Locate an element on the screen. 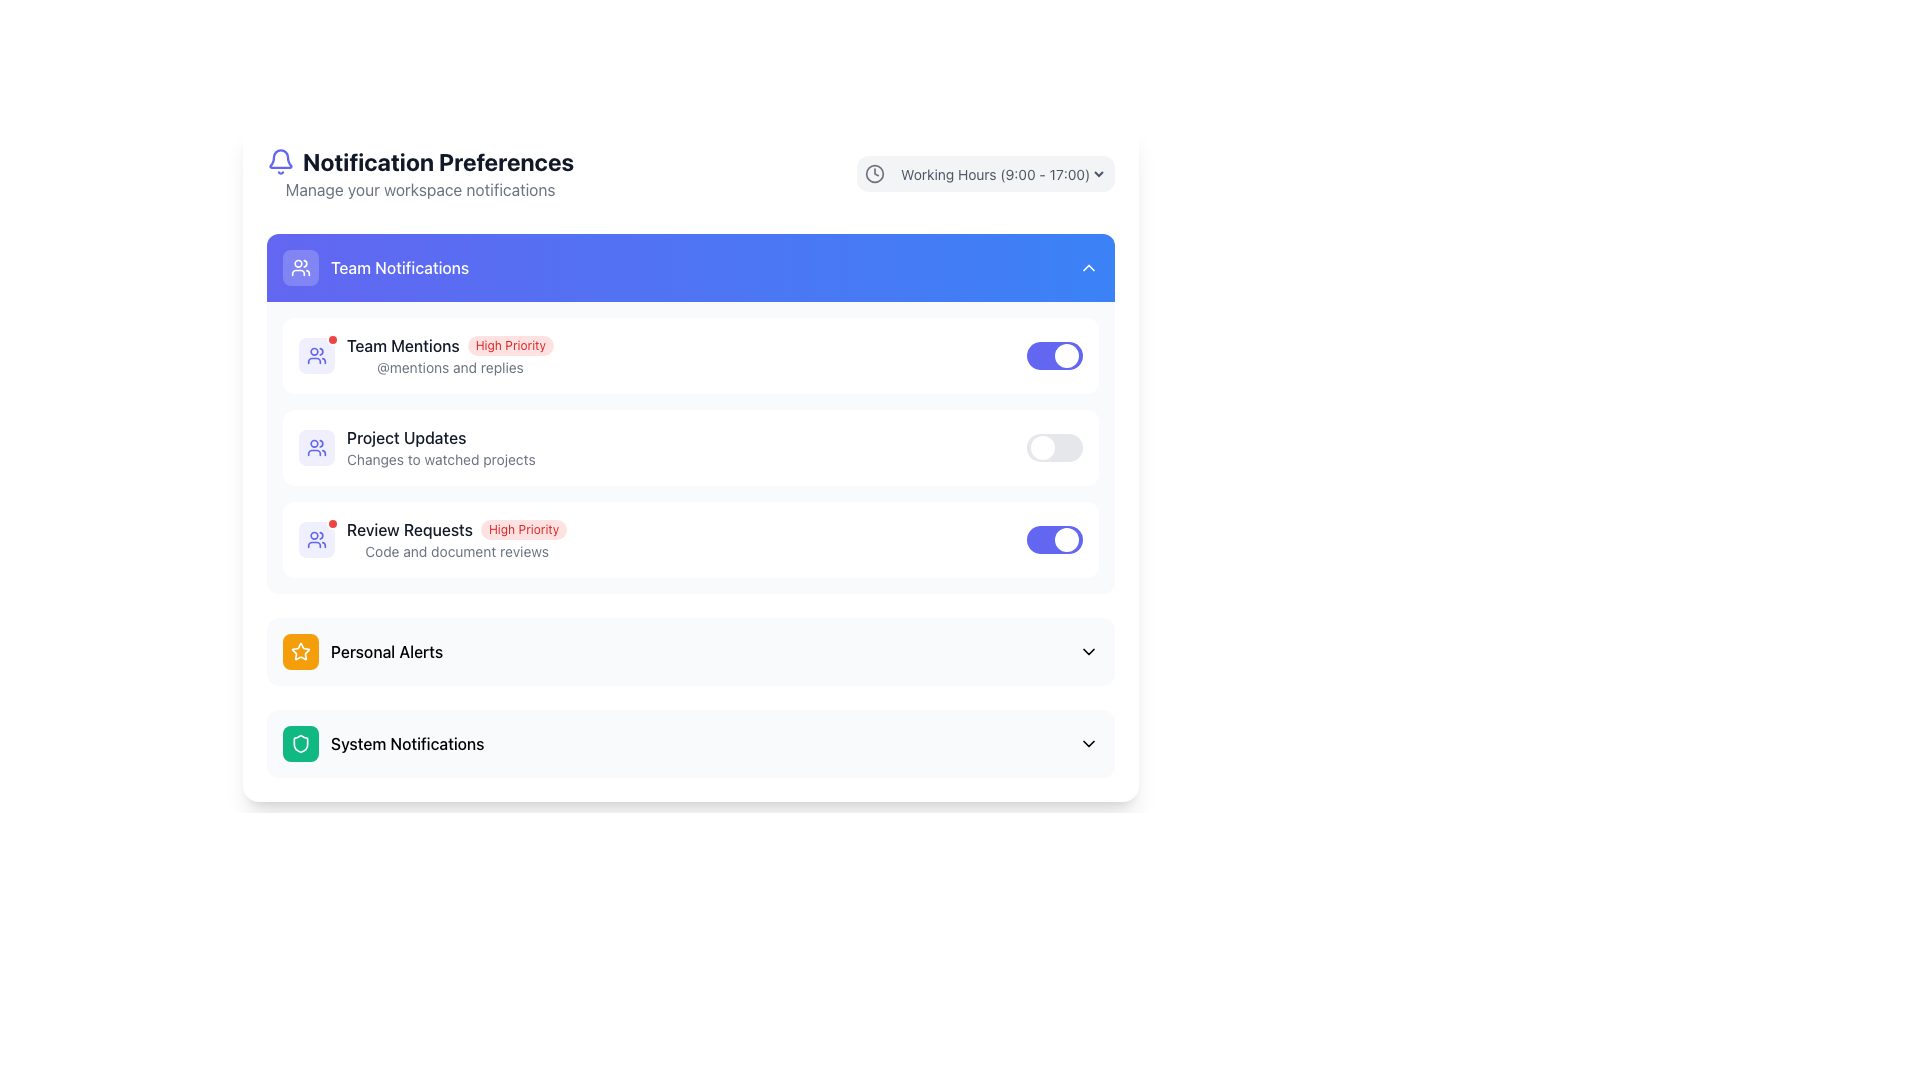  the 'Project Updates' text label in the 'Team Notifications' section is located at coordinates (405, 437).